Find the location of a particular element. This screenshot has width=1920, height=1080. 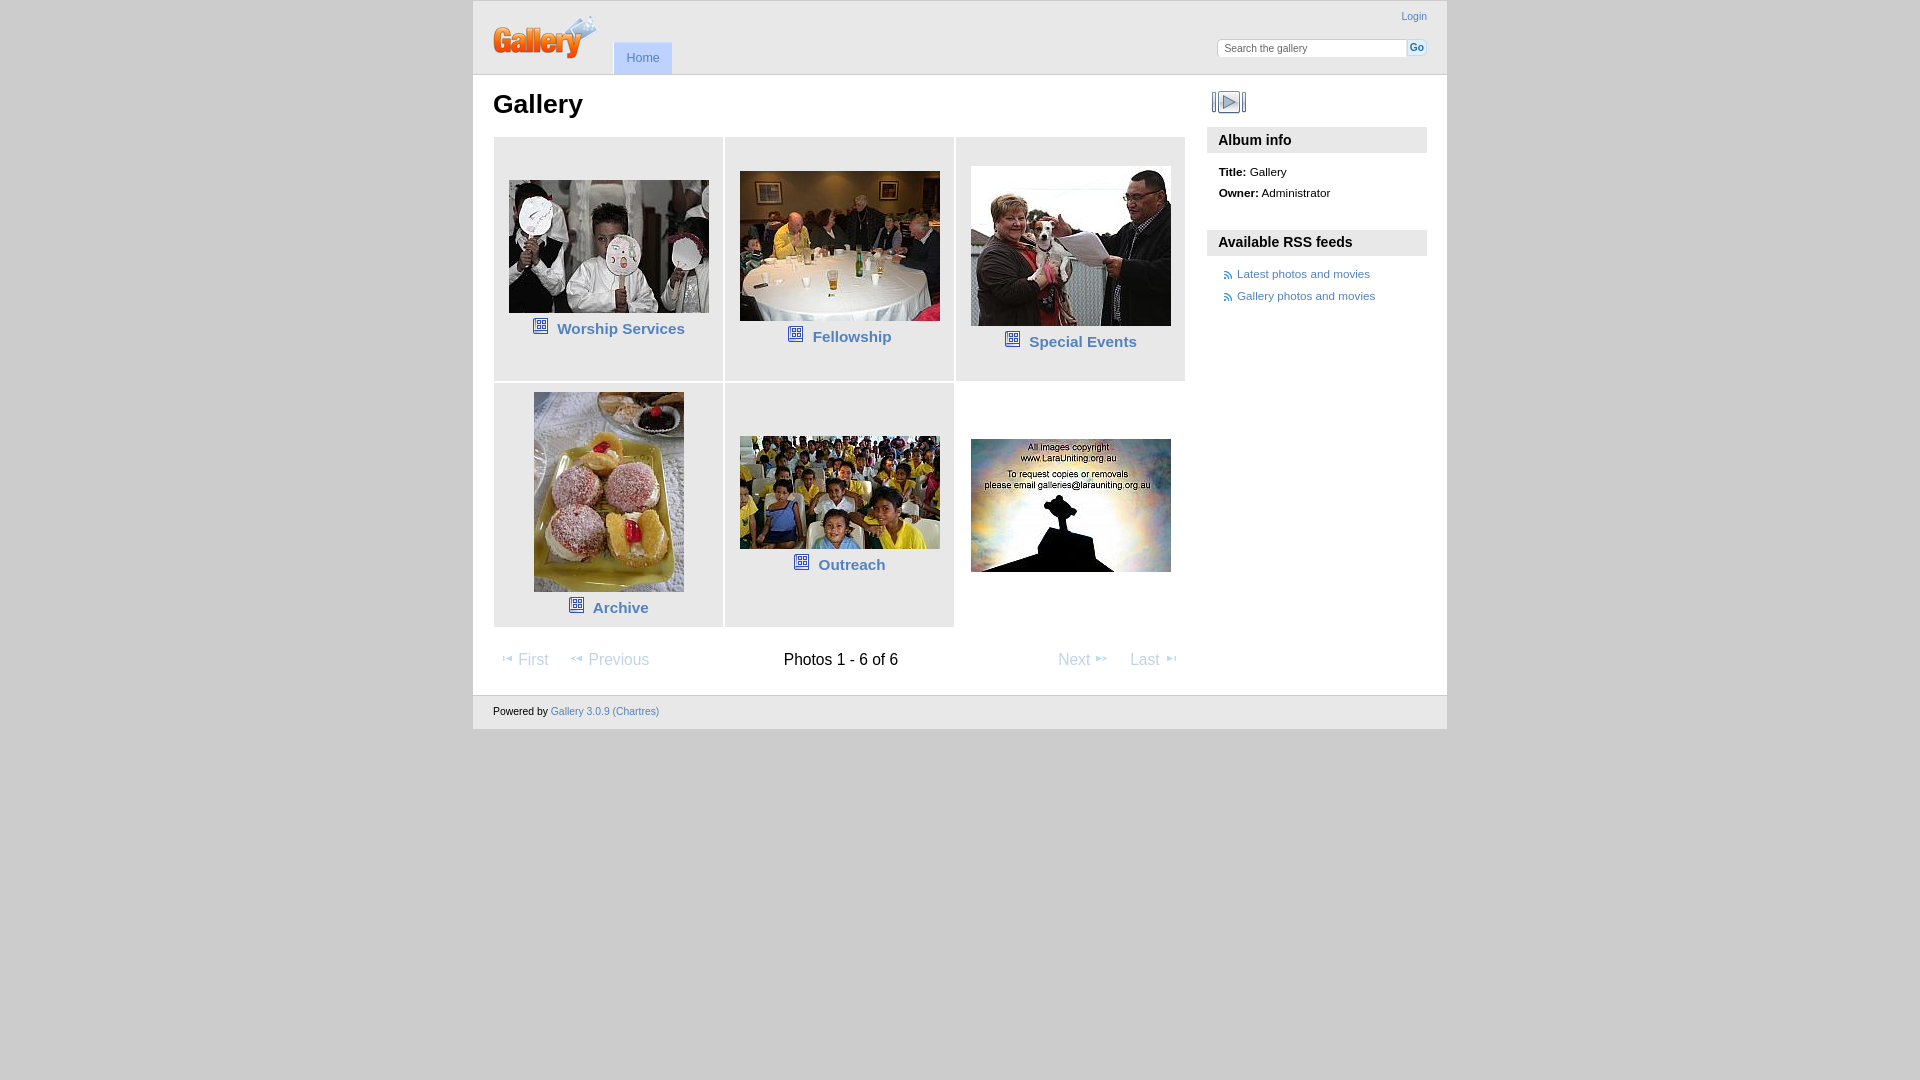

'Go' is located at coordinates (1415, 46).